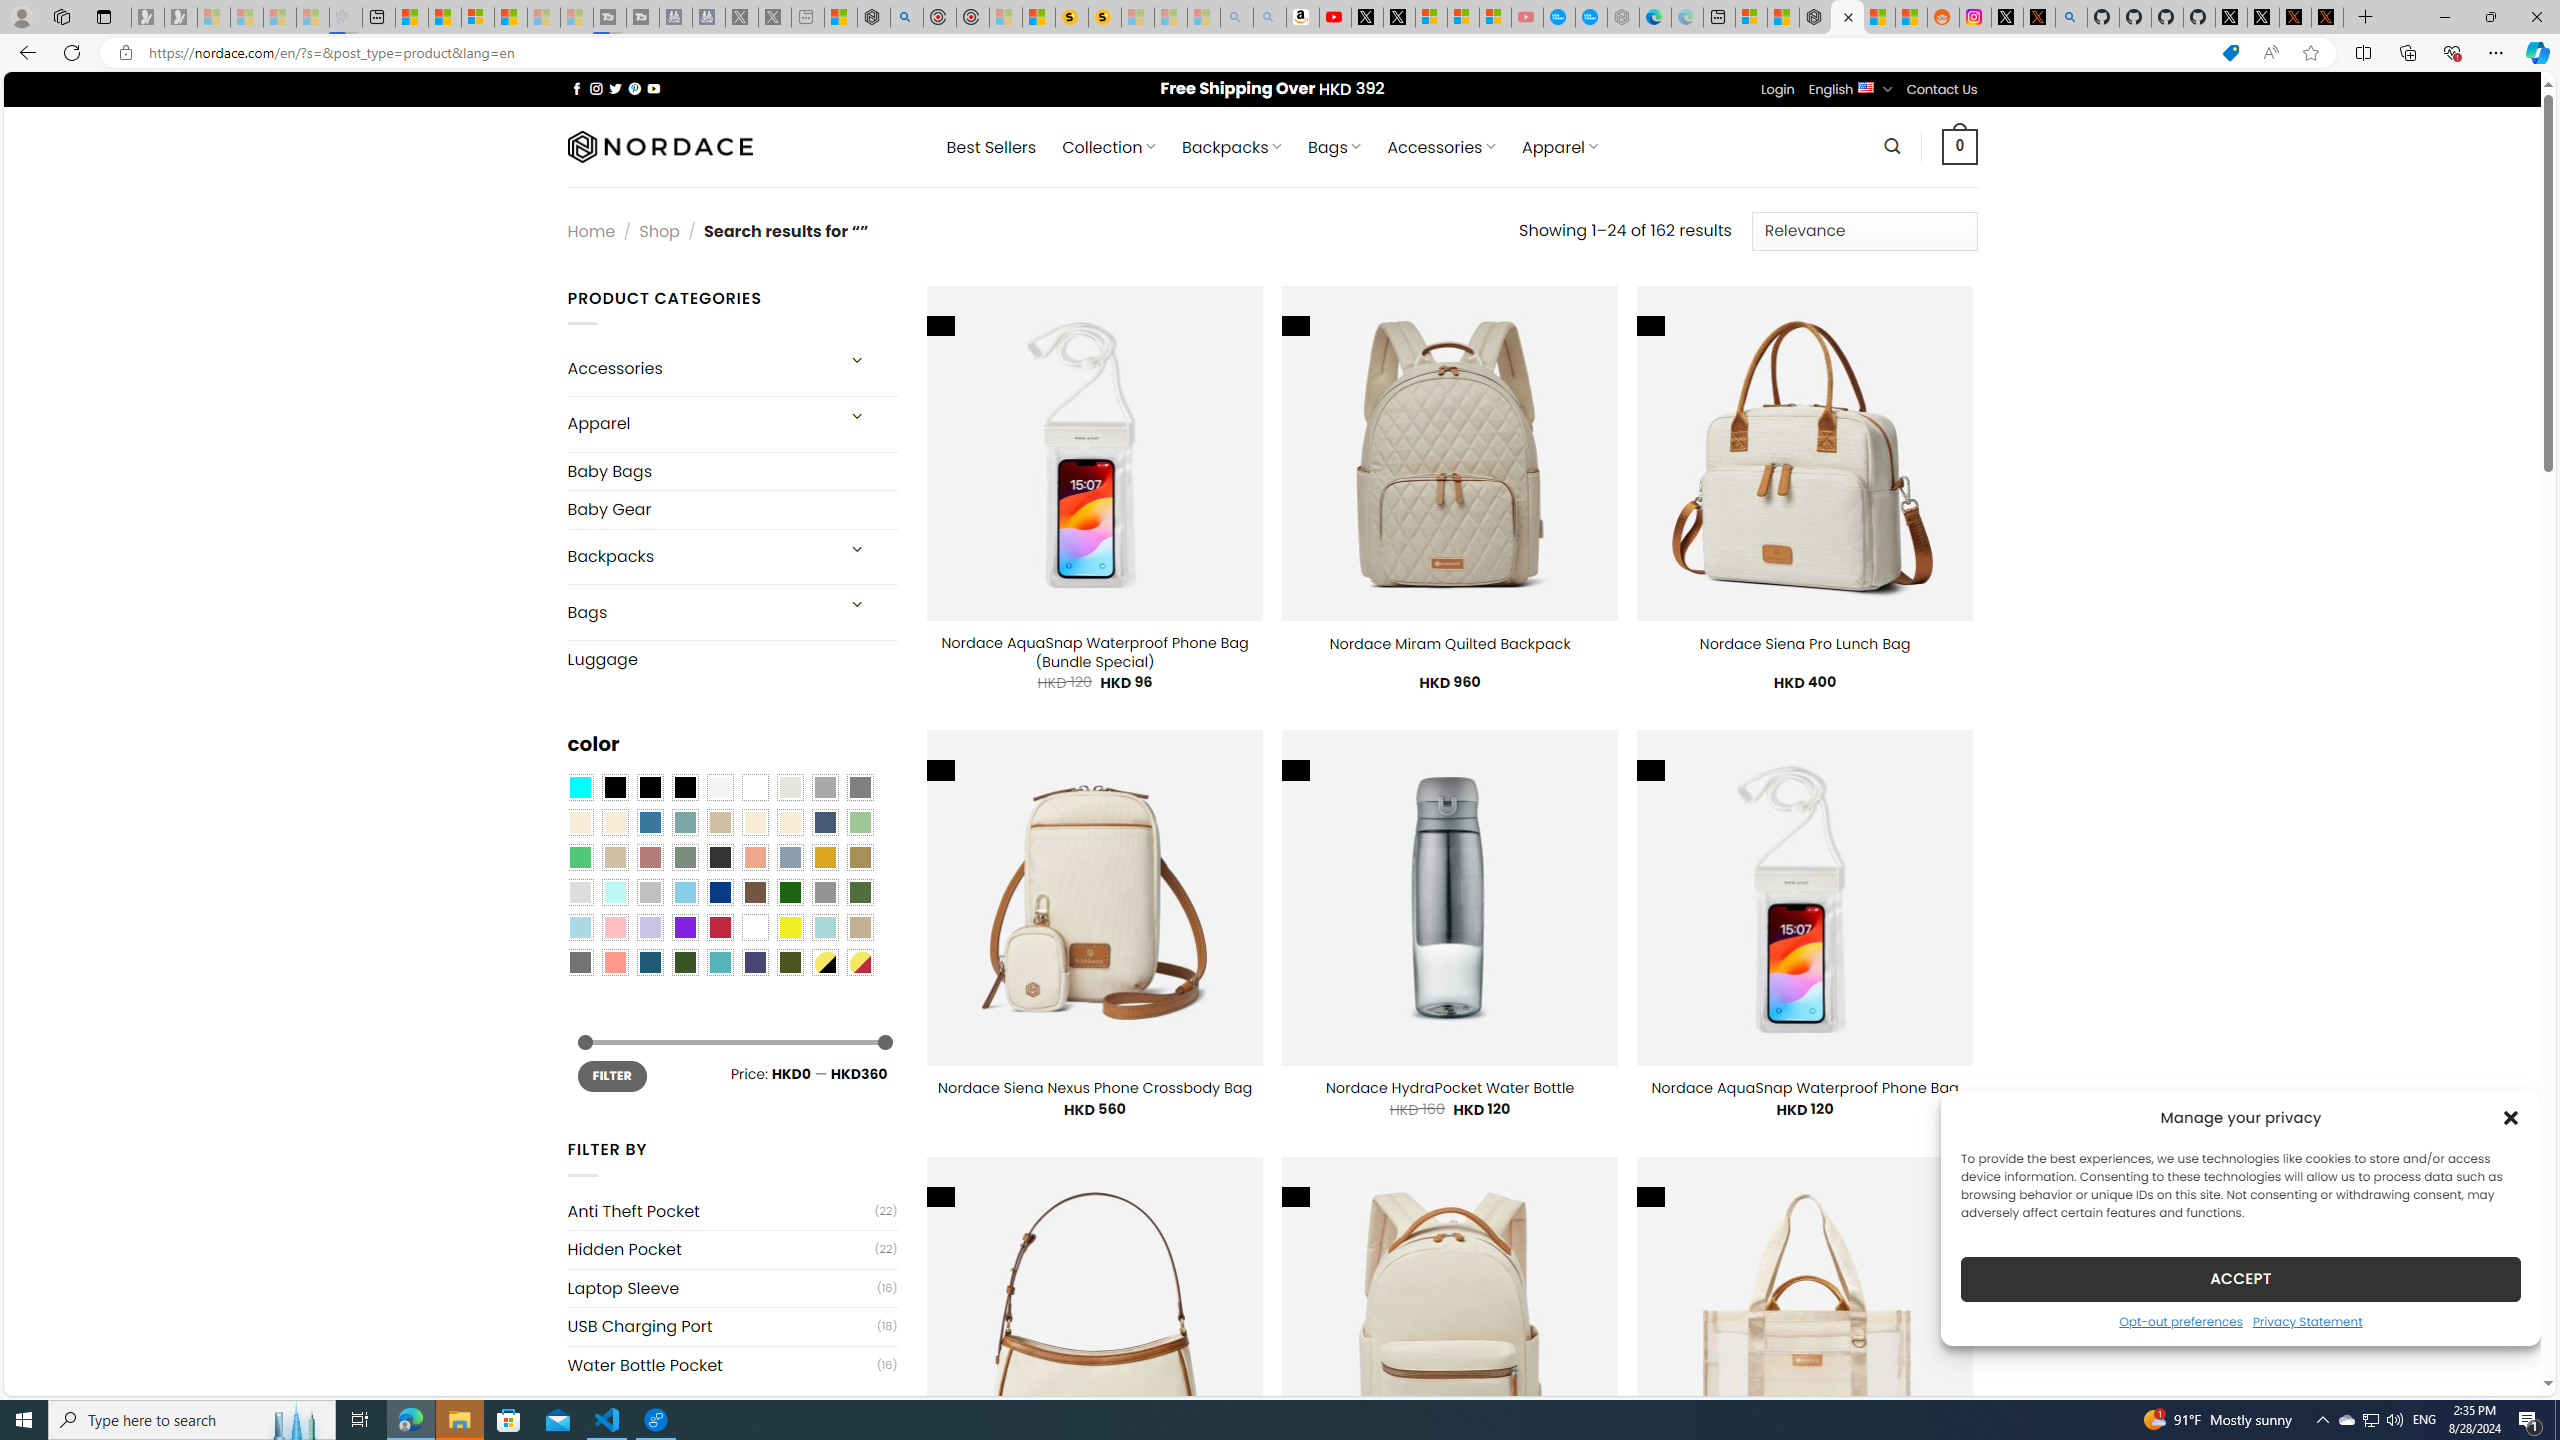 The width and height of the screenshot is (2560, 1440). What do you see at coordinates (731, 470) in the screenshot?
I see `'Baby Bags'` at bounding box center [731, 470].